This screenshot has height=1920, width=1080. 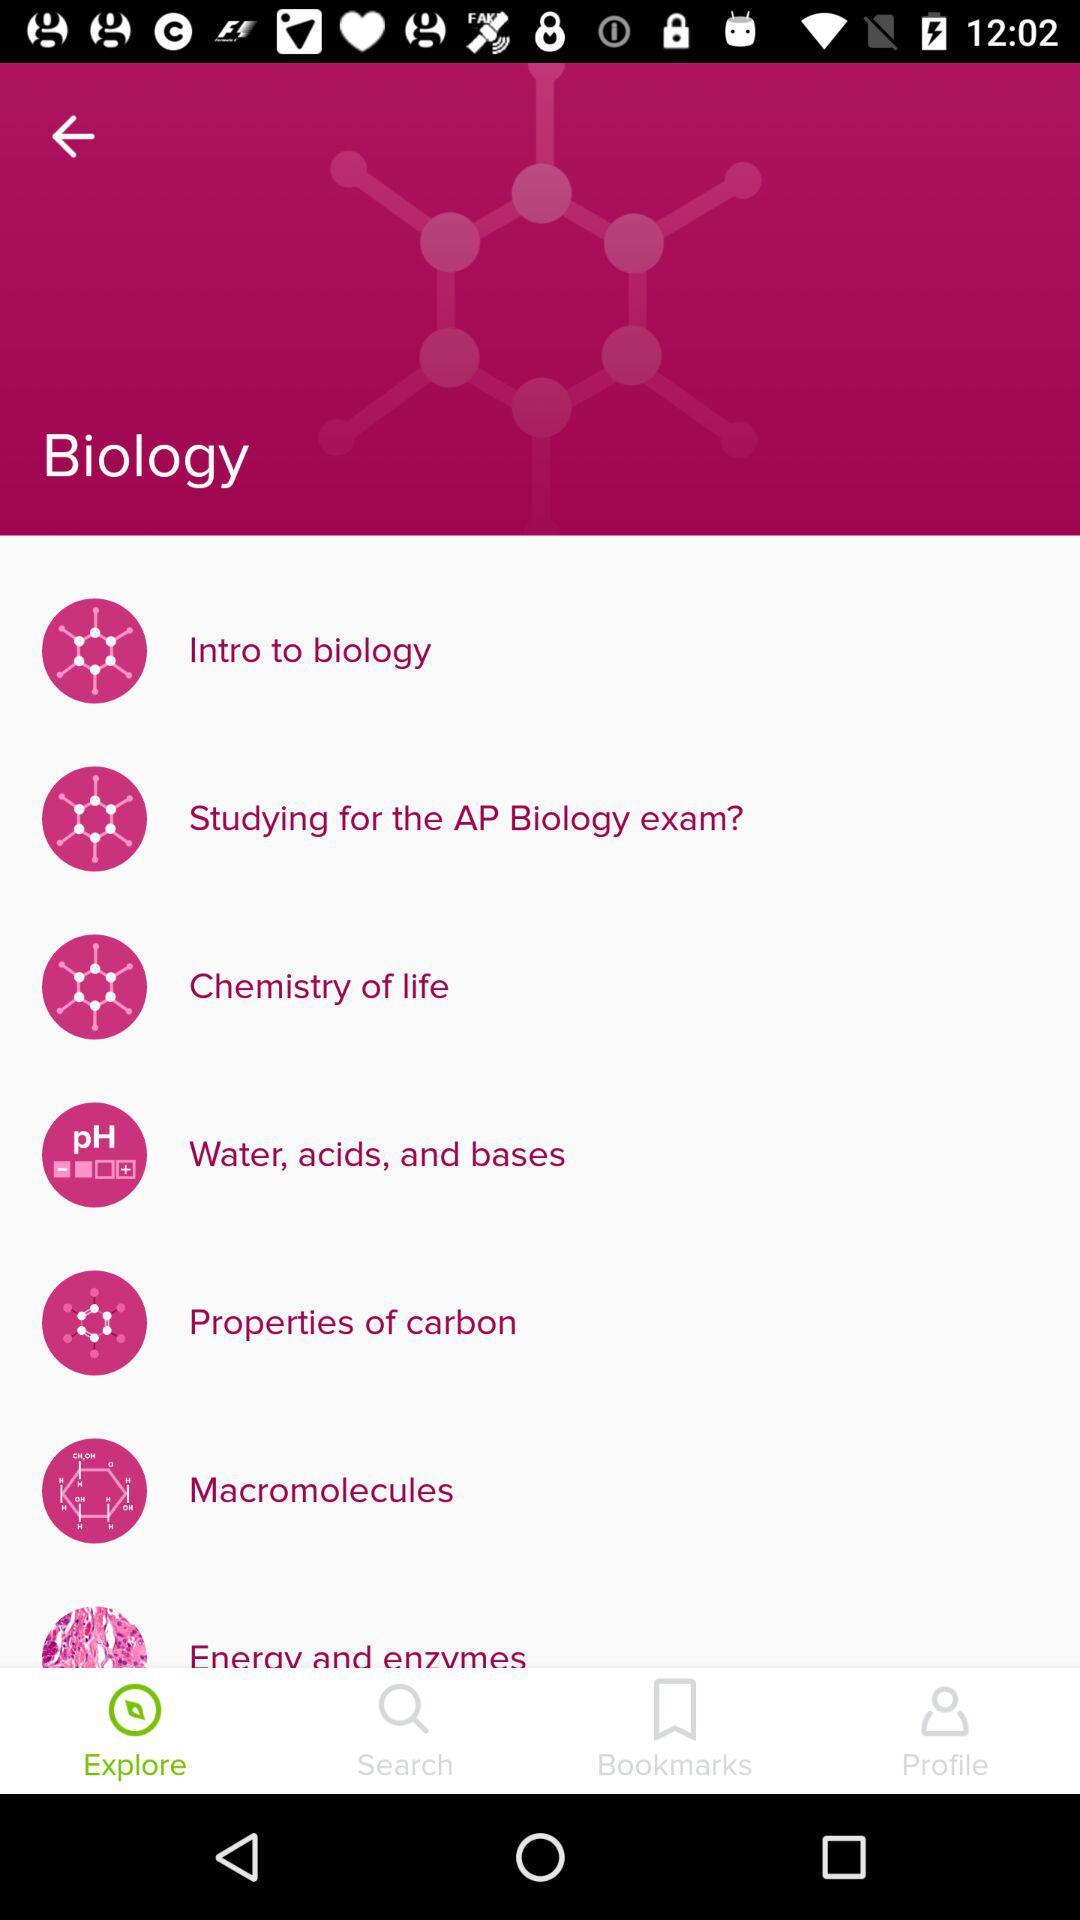 I want to click on profile icon, so click(x=945, y=1732).